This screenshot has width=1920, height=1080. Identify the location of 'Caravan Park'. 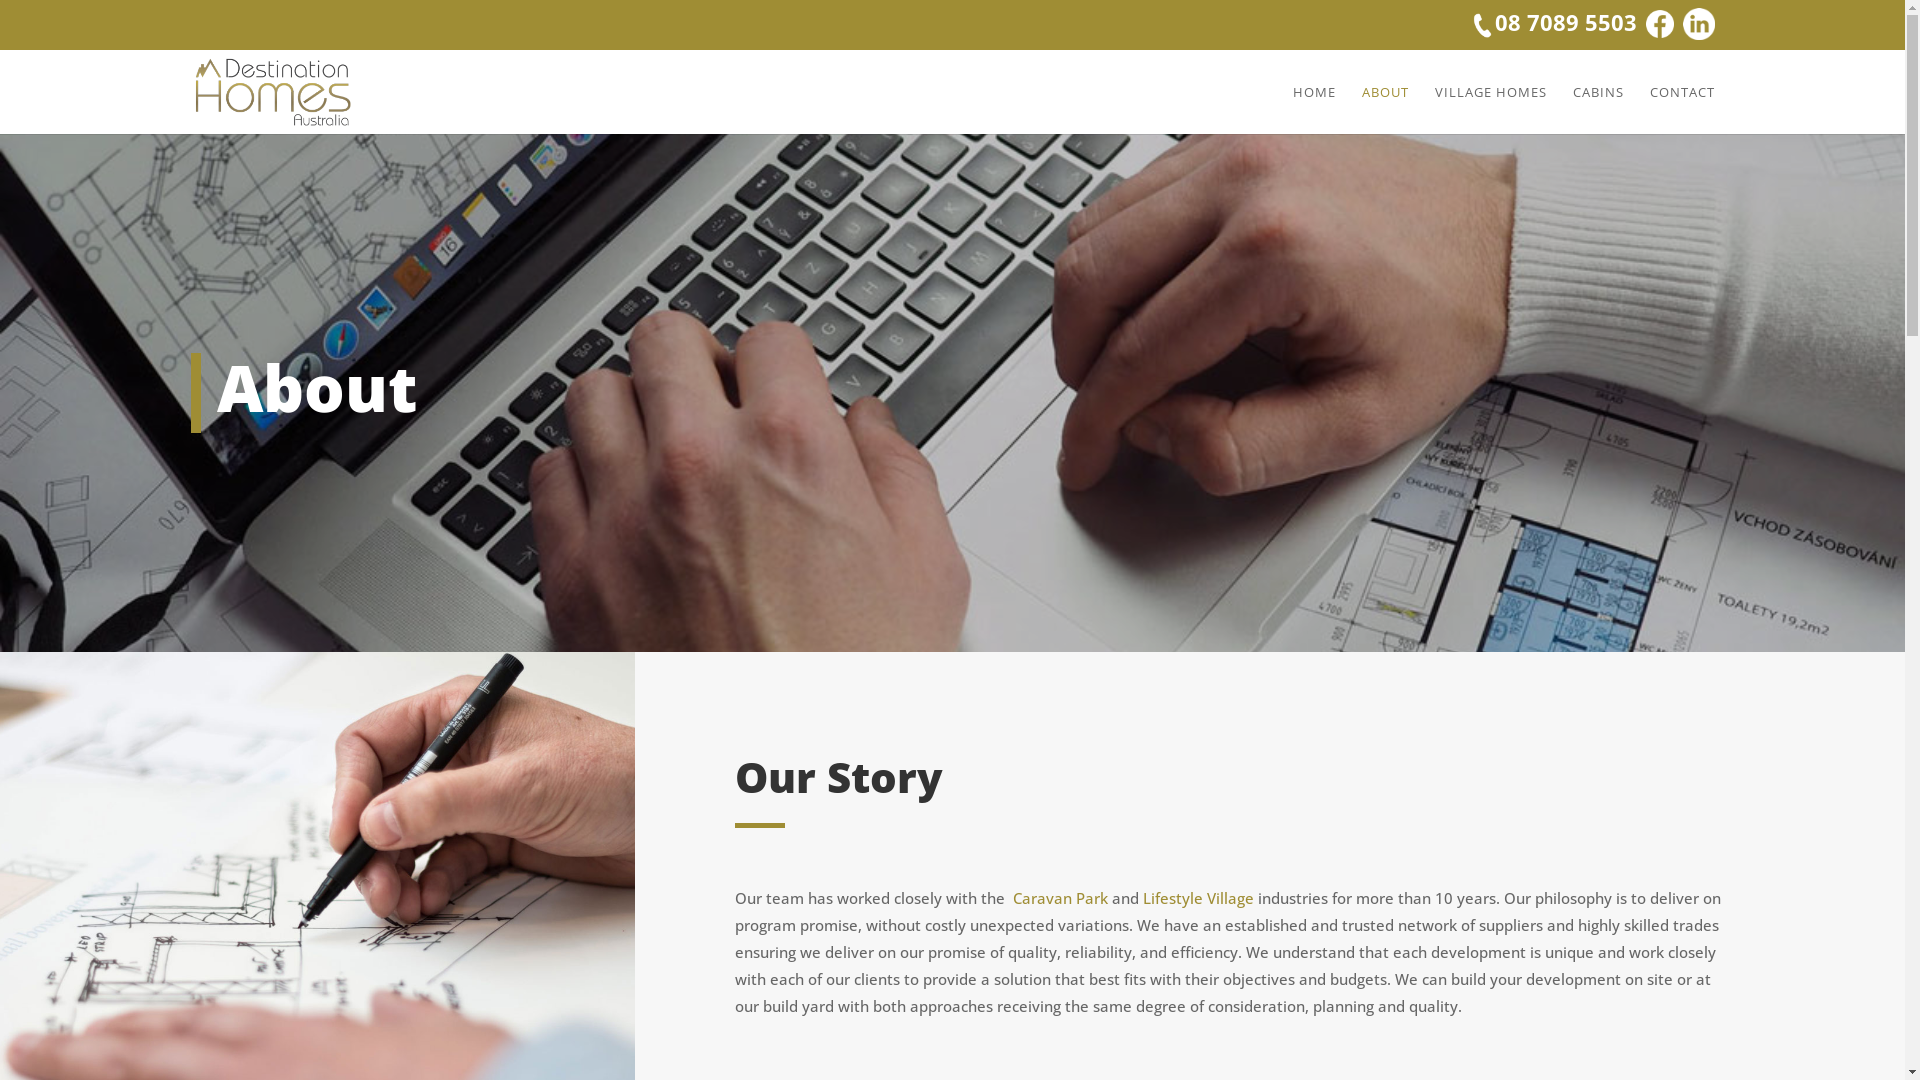
(1012, 897).